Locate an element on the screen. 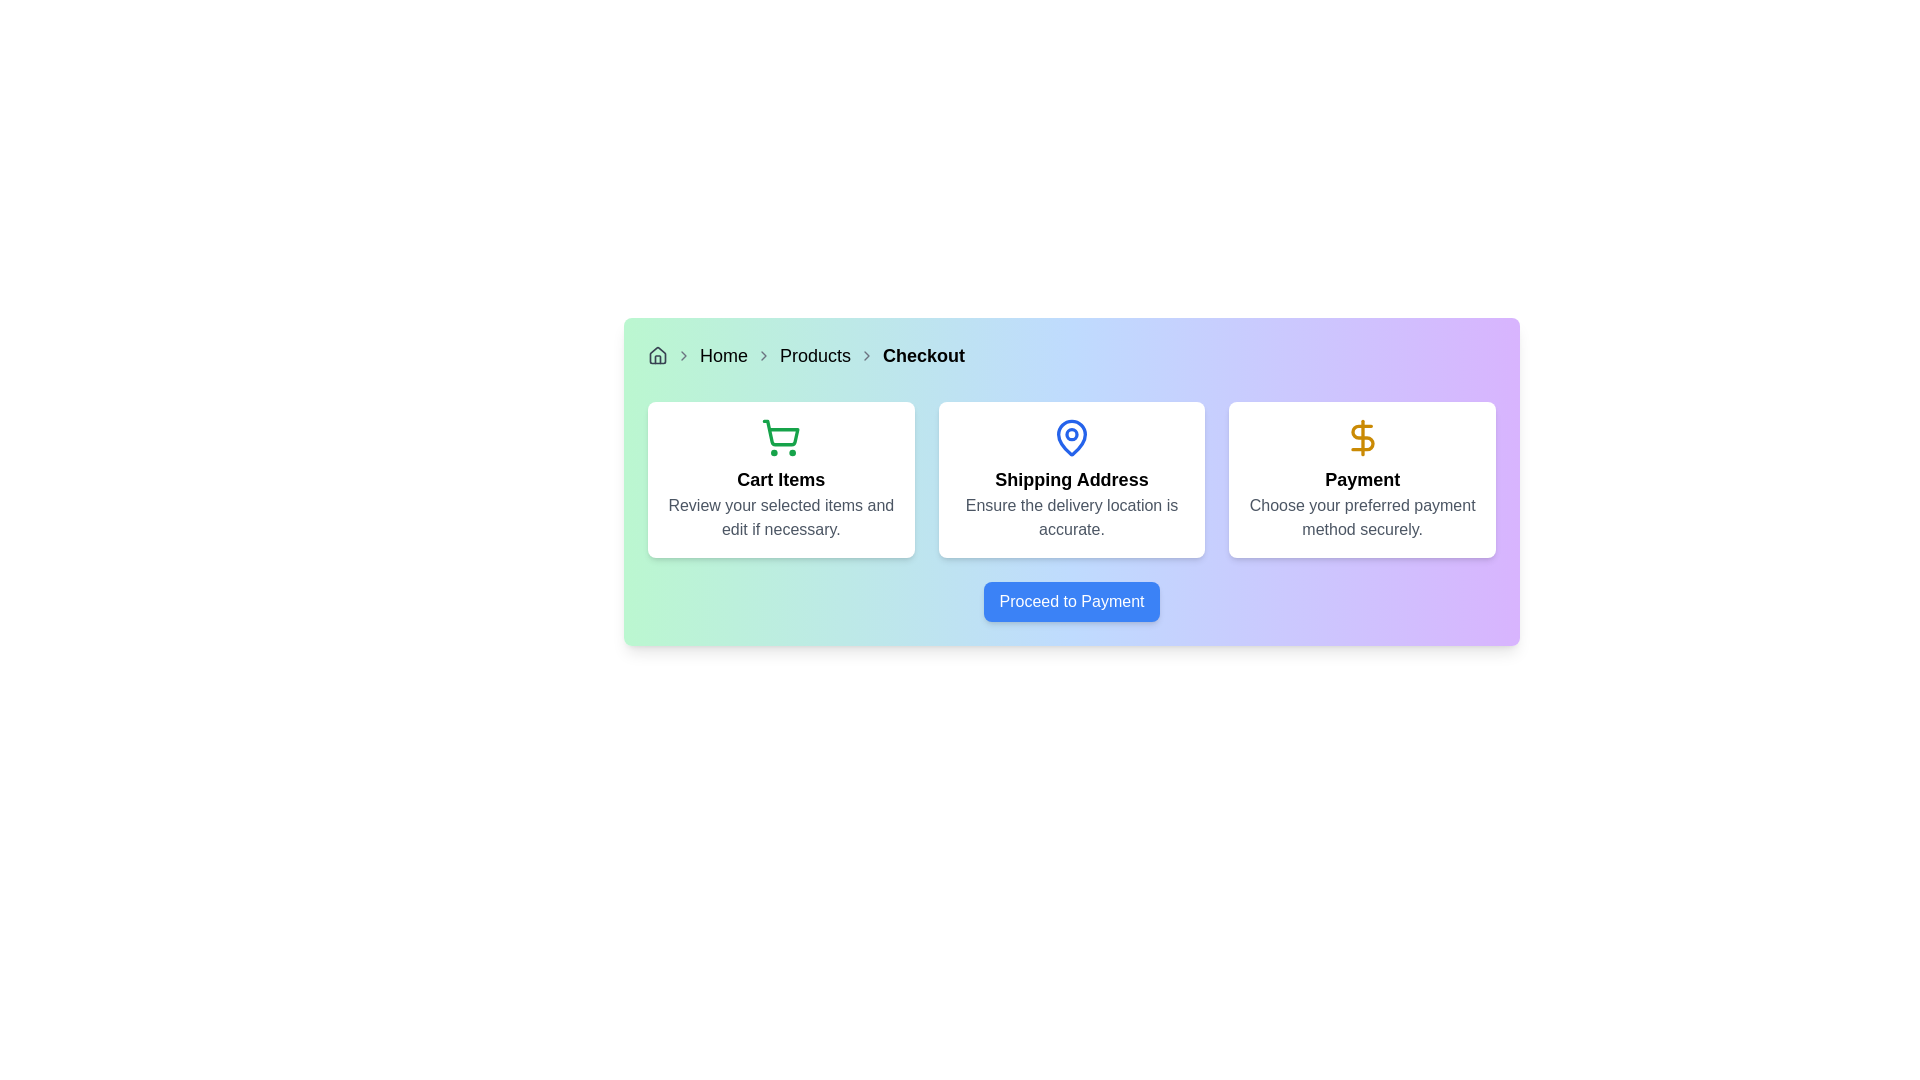 The image size is (1920, 1080). the Hyperlink label in the breadcrumb navigation bar is located at coordinates (723, 354).